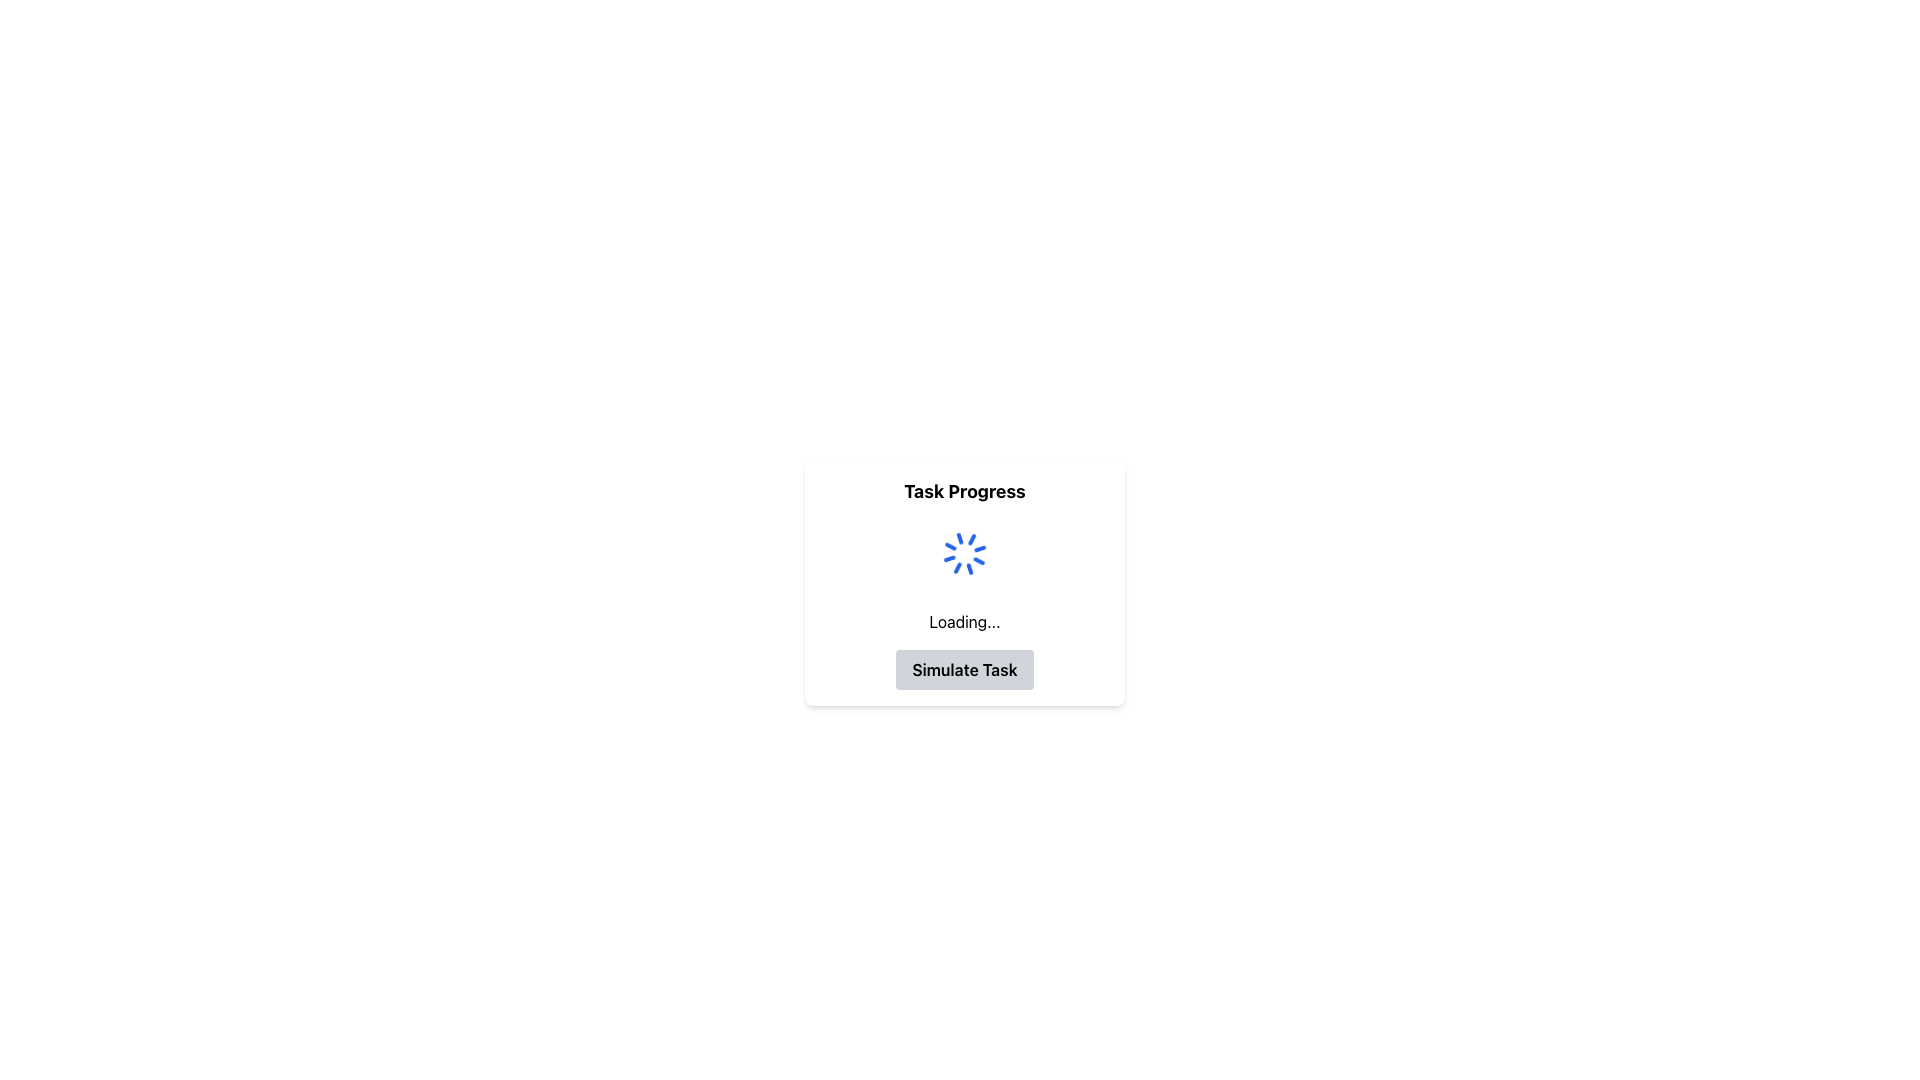 The image size is (1920, 1080). I want to click on the button labeled for triggering a task simulation located at the bottom center of the 'Task Progress' card for keyboard navigation, so click(964, 670).